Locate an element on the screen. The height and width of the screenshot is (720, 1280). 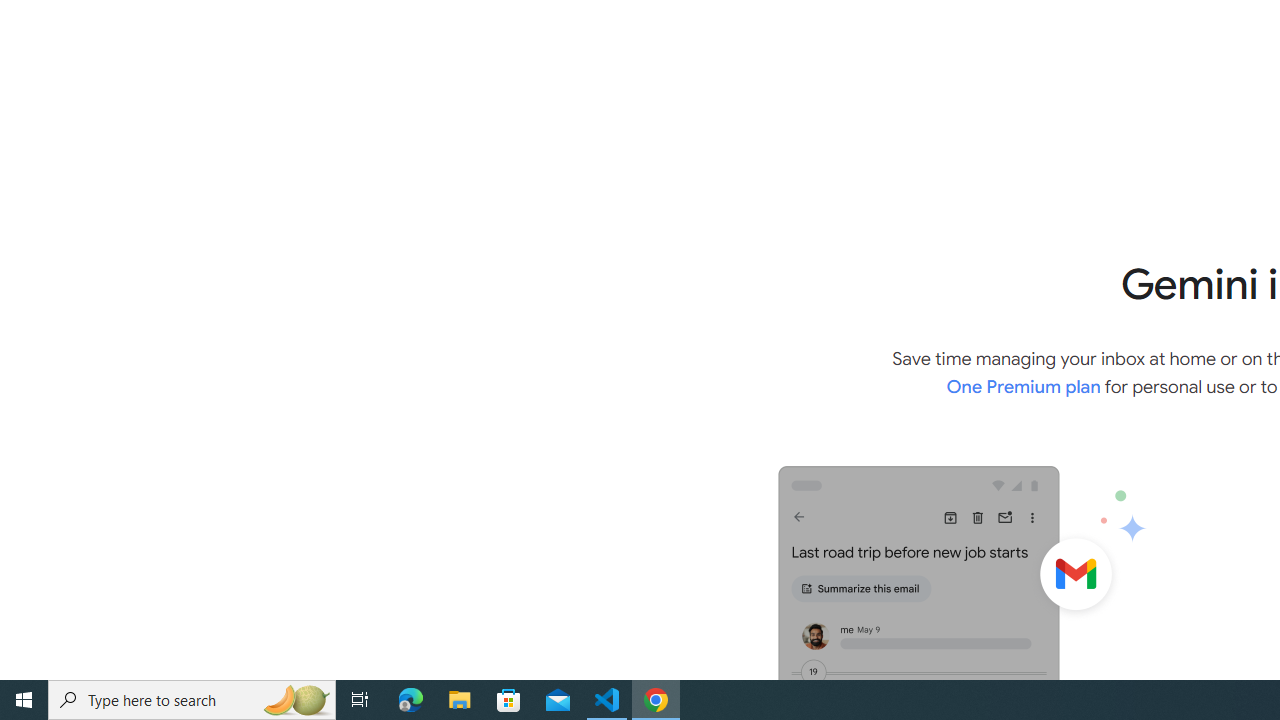
'Visual Studio Code - 1 running window' is located at coordinates (606, 698).